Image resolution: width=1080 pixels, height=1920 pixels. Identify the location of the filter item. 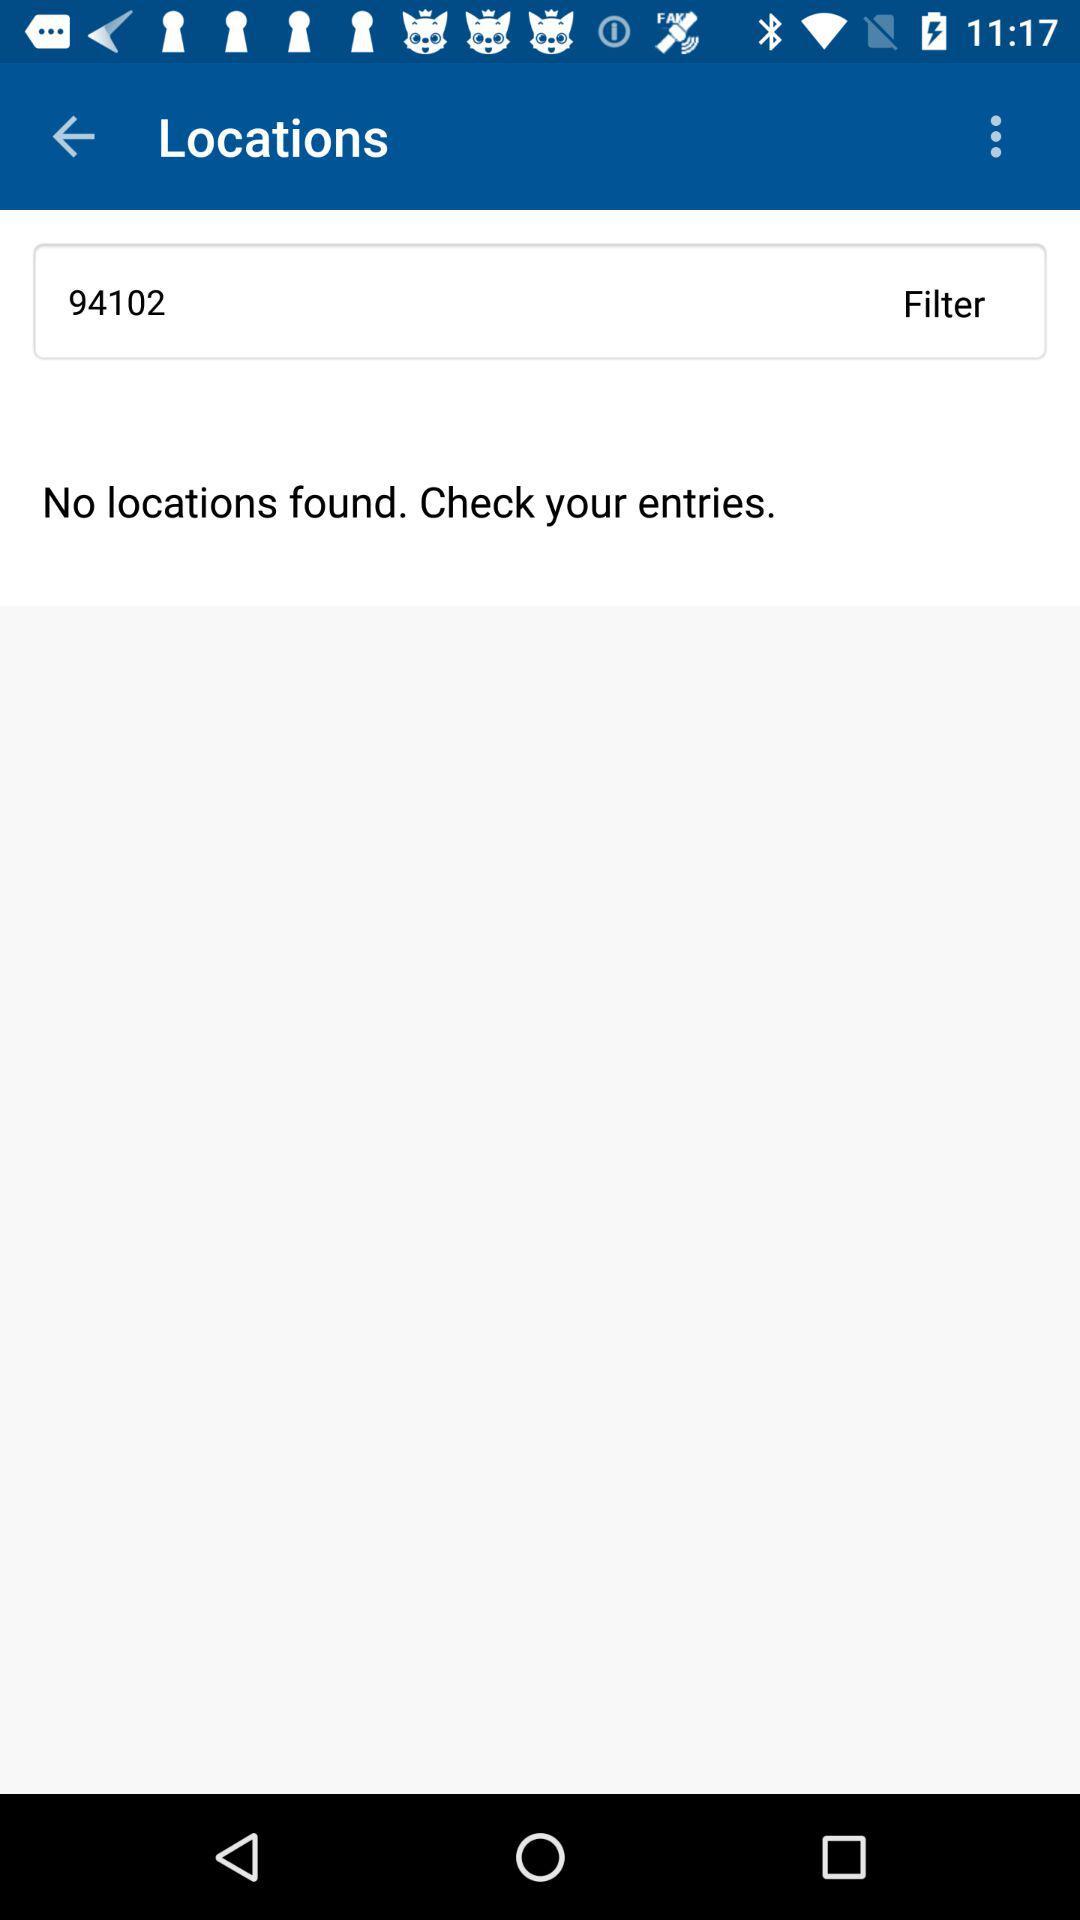
(944, 301).